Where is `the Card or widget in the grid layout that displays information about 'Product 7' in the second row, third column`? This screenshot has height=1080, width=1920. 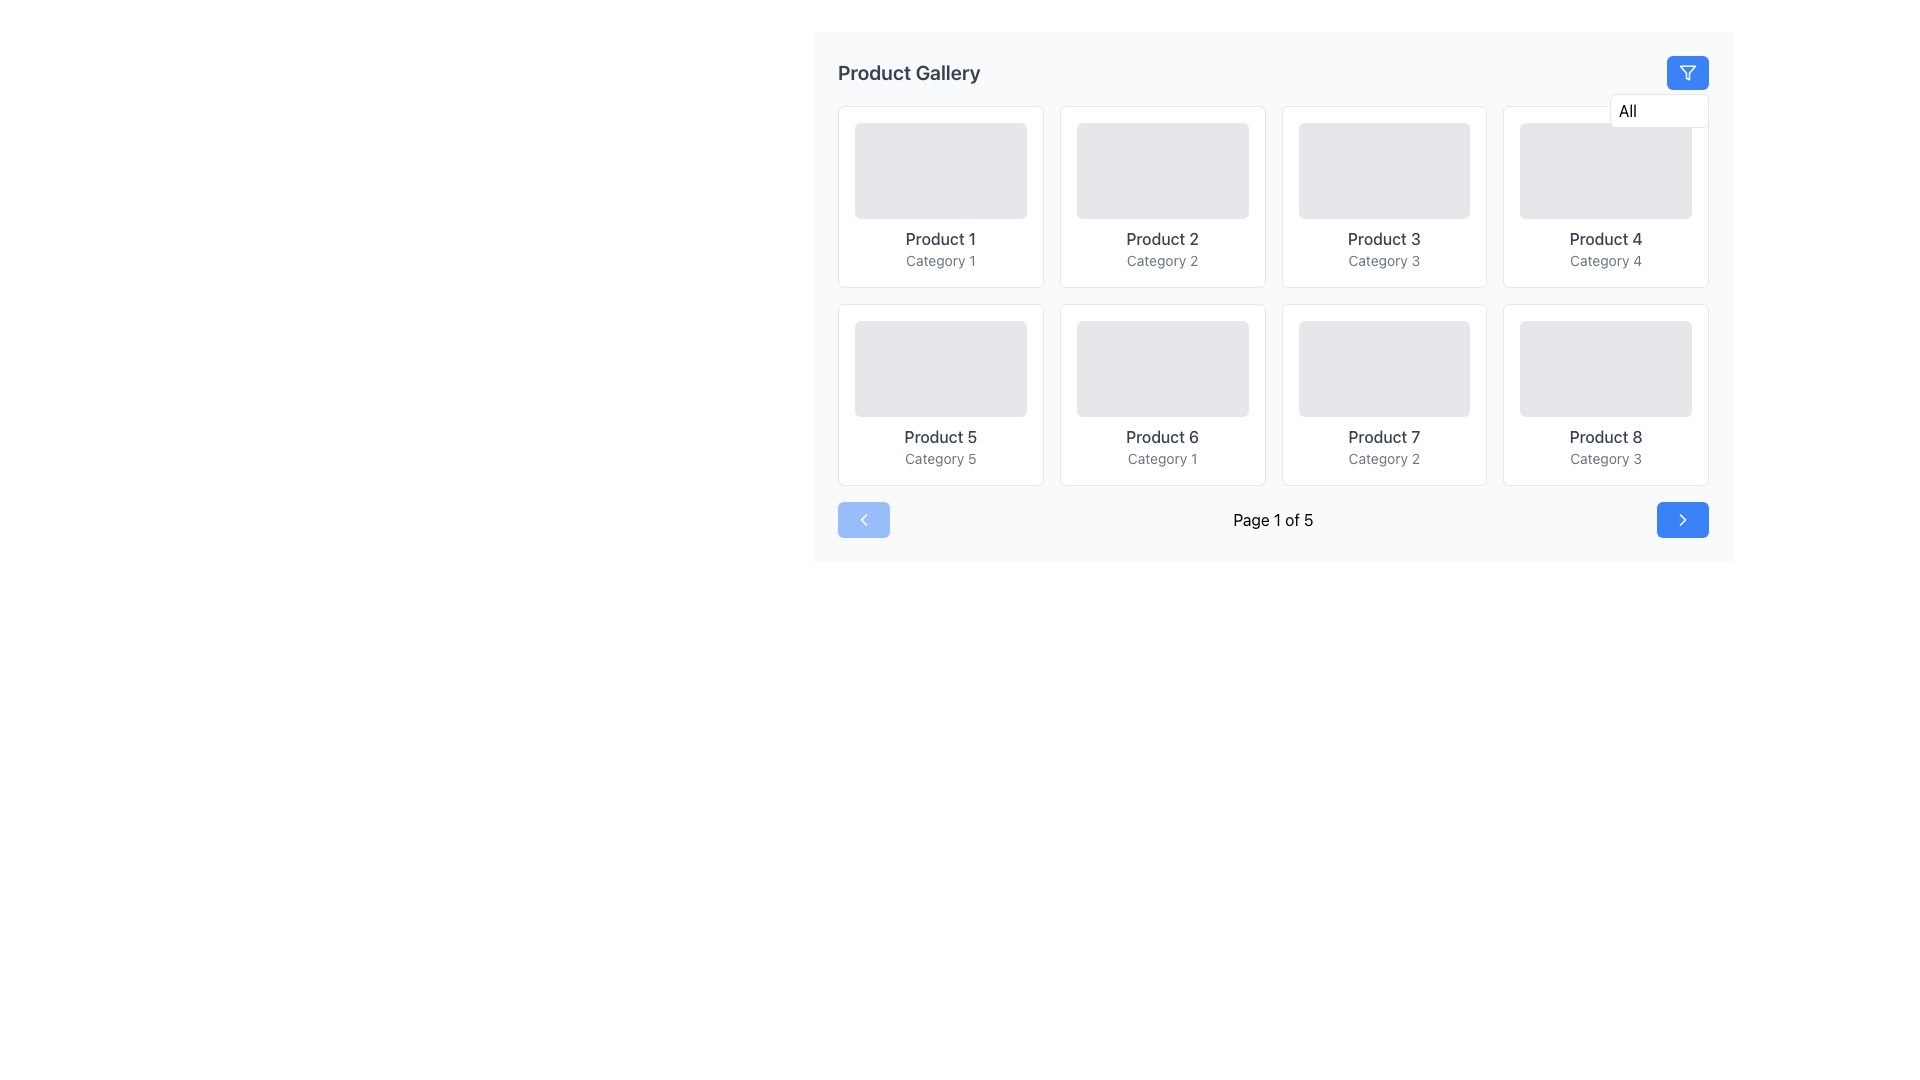 the Card or widget in the grid layout that displays information about 'Product 7' in the second row, third column is located at coordinates (1383, 394).